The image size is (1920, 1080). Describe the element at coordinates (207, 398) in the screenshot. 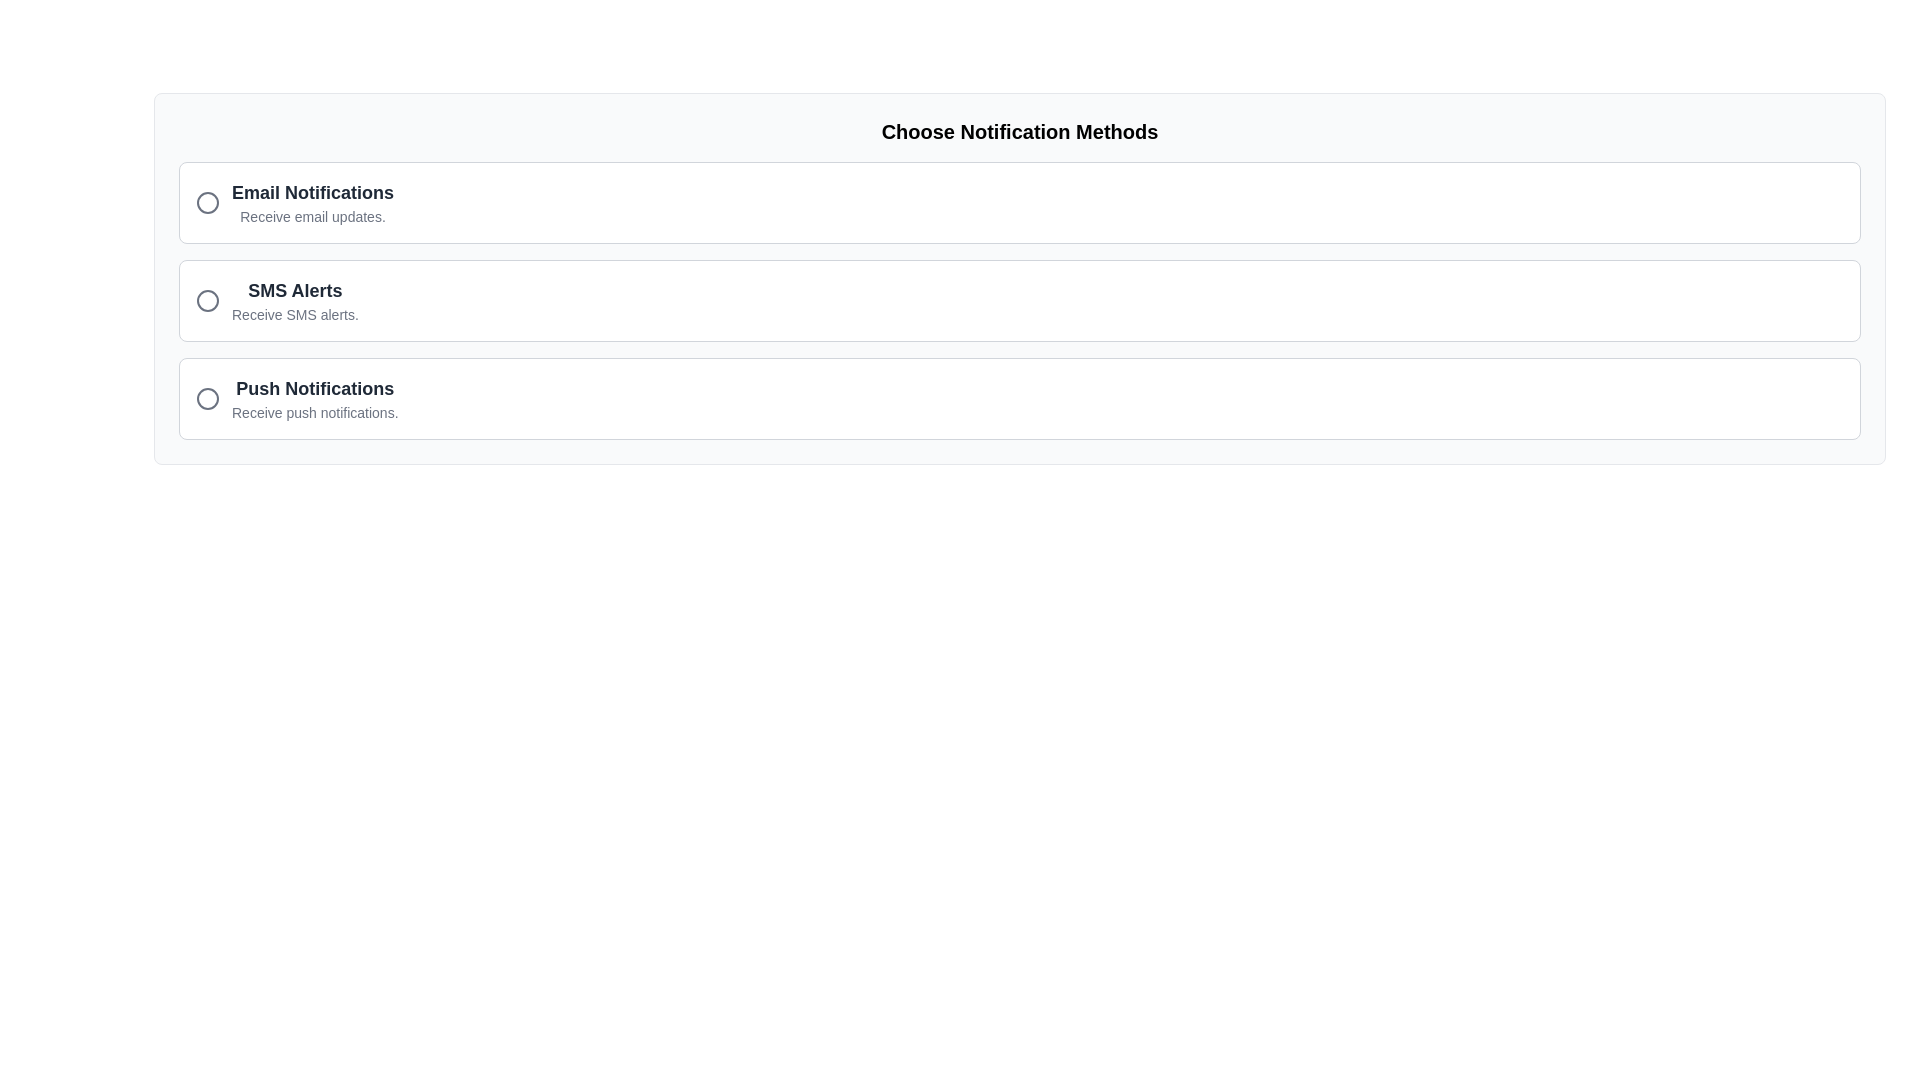

I see `the inner circle of the 'Push Notifications' icon, which is a circular SVG shape with a stroke outline and no fill, located at the bottom of the notification method options list` at that location.